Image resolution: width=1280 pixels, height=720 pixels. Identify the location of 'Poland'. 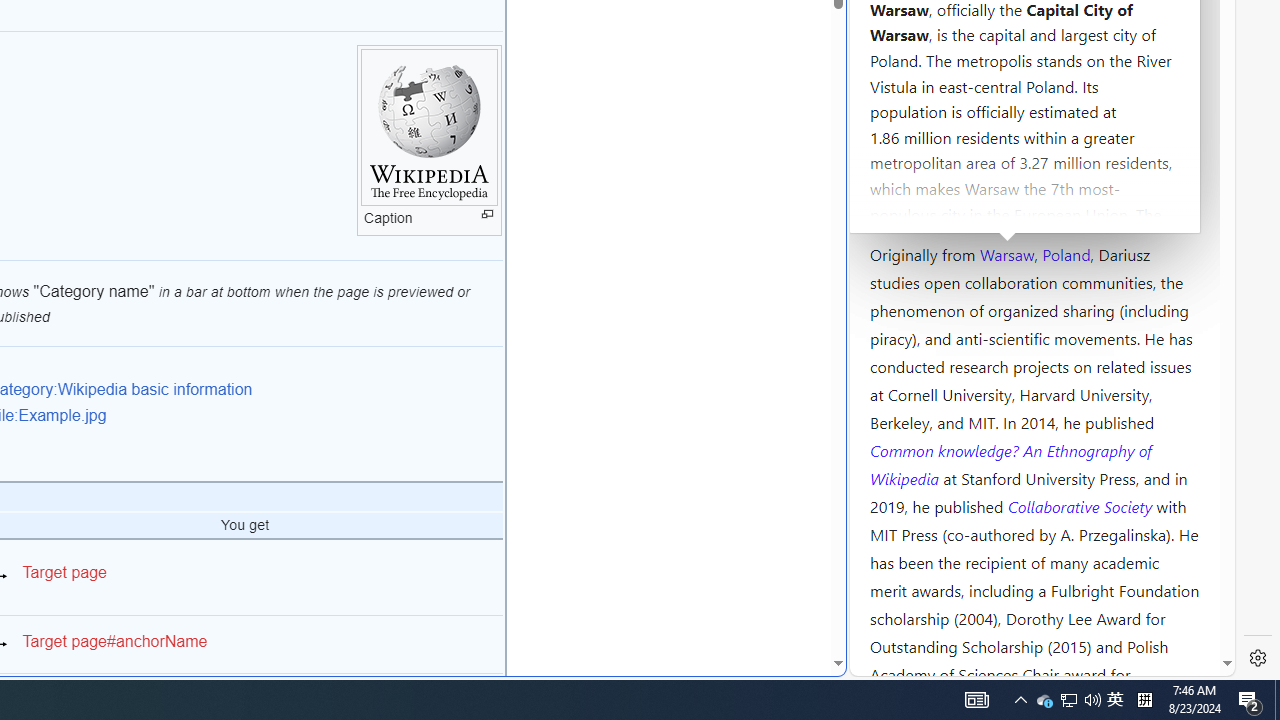
(1065, 252).